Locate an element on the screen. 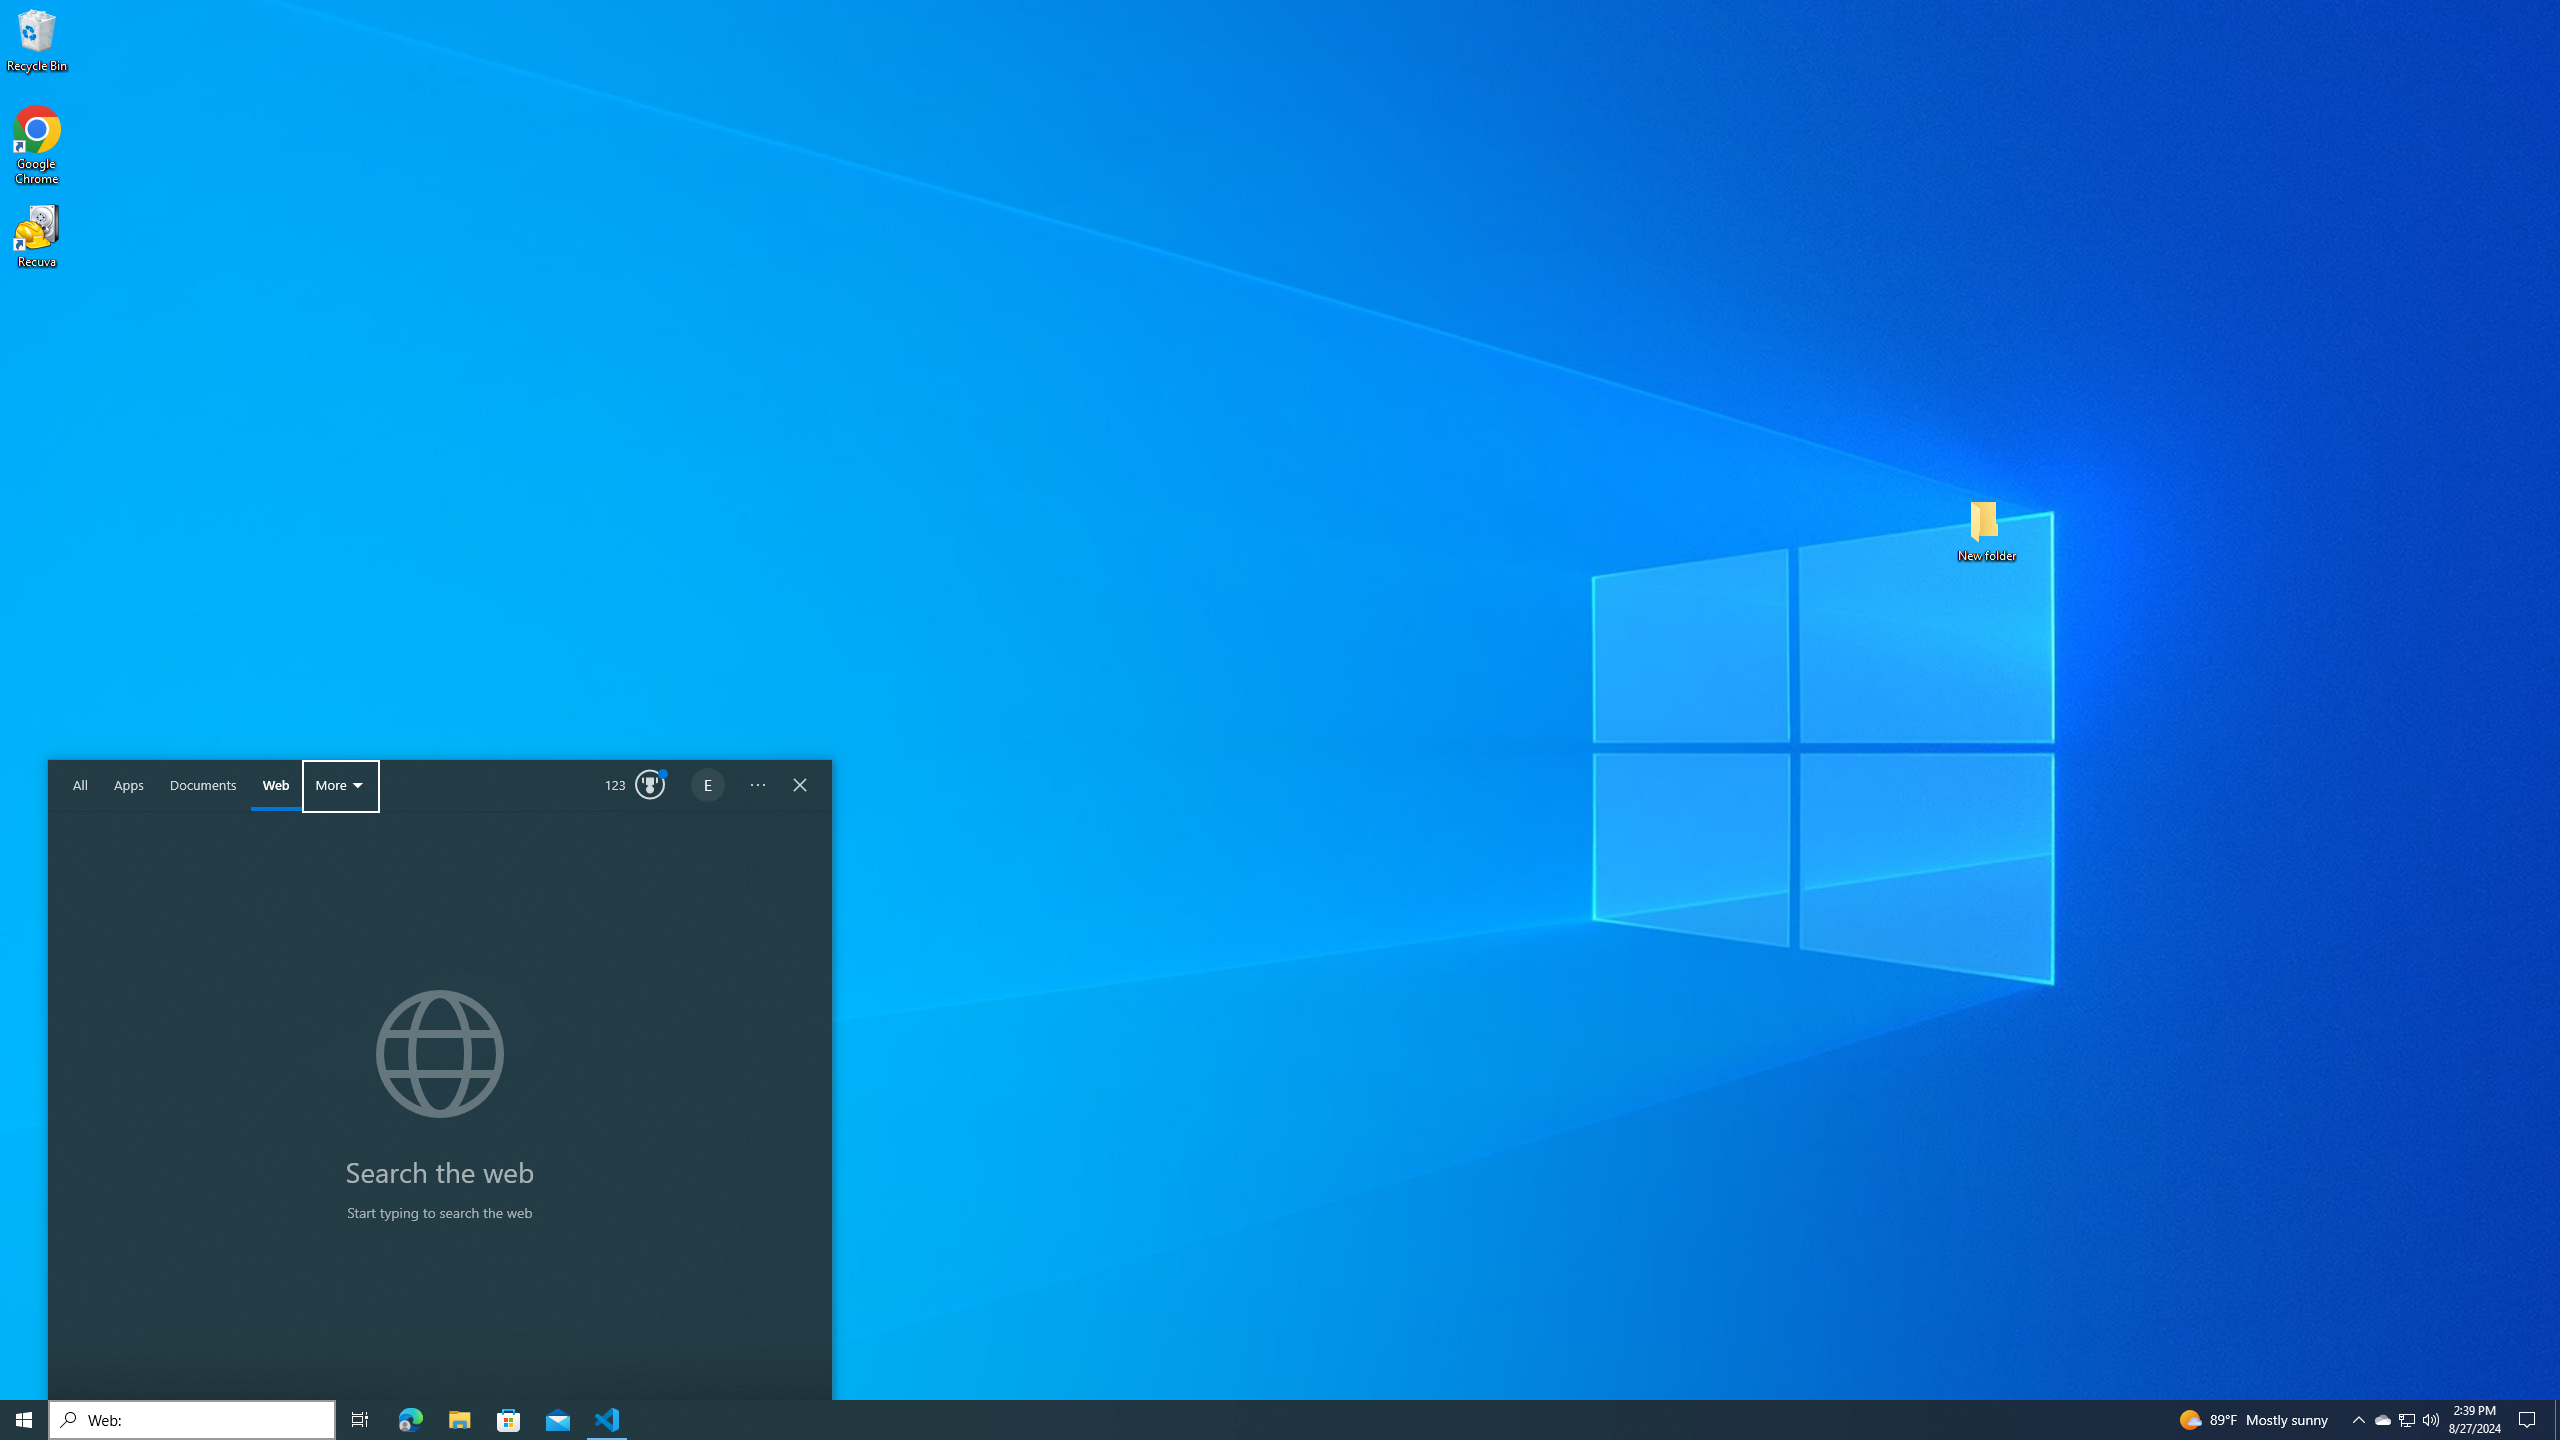 The height and width of the screenshot is (1440, 2560). 'Documents' is located at coordinates (276, 785).